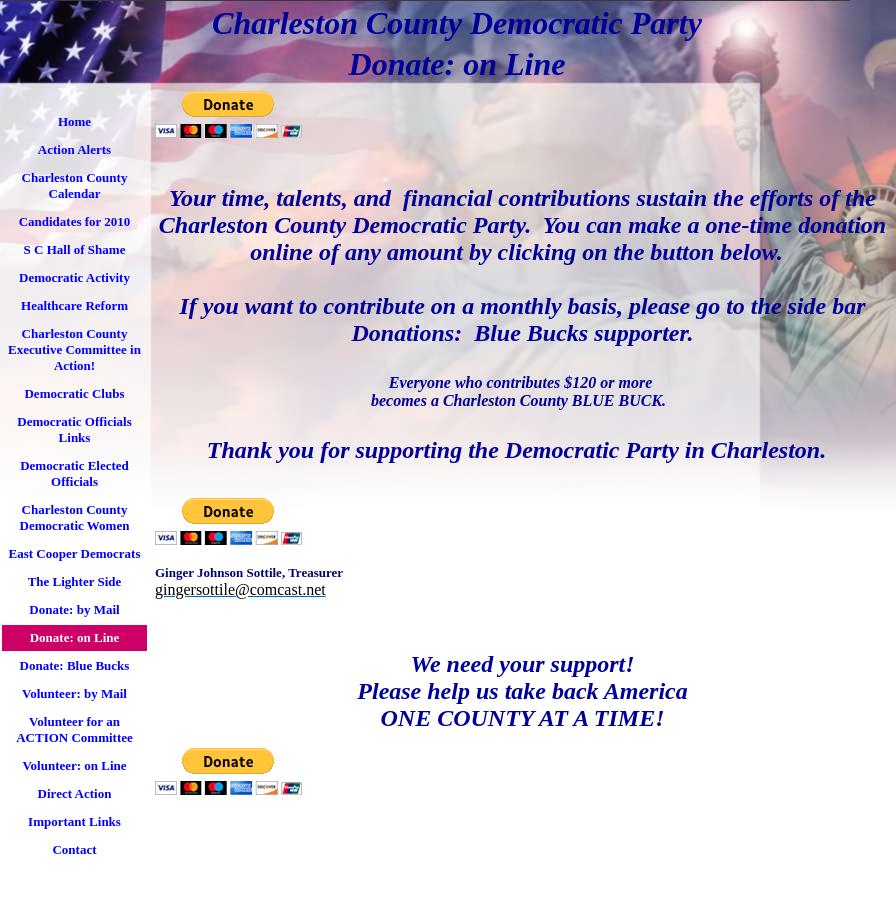 This screenshot has width=896, height=911. I want to click on 'Donate:  by Mail', so click(74, 608).